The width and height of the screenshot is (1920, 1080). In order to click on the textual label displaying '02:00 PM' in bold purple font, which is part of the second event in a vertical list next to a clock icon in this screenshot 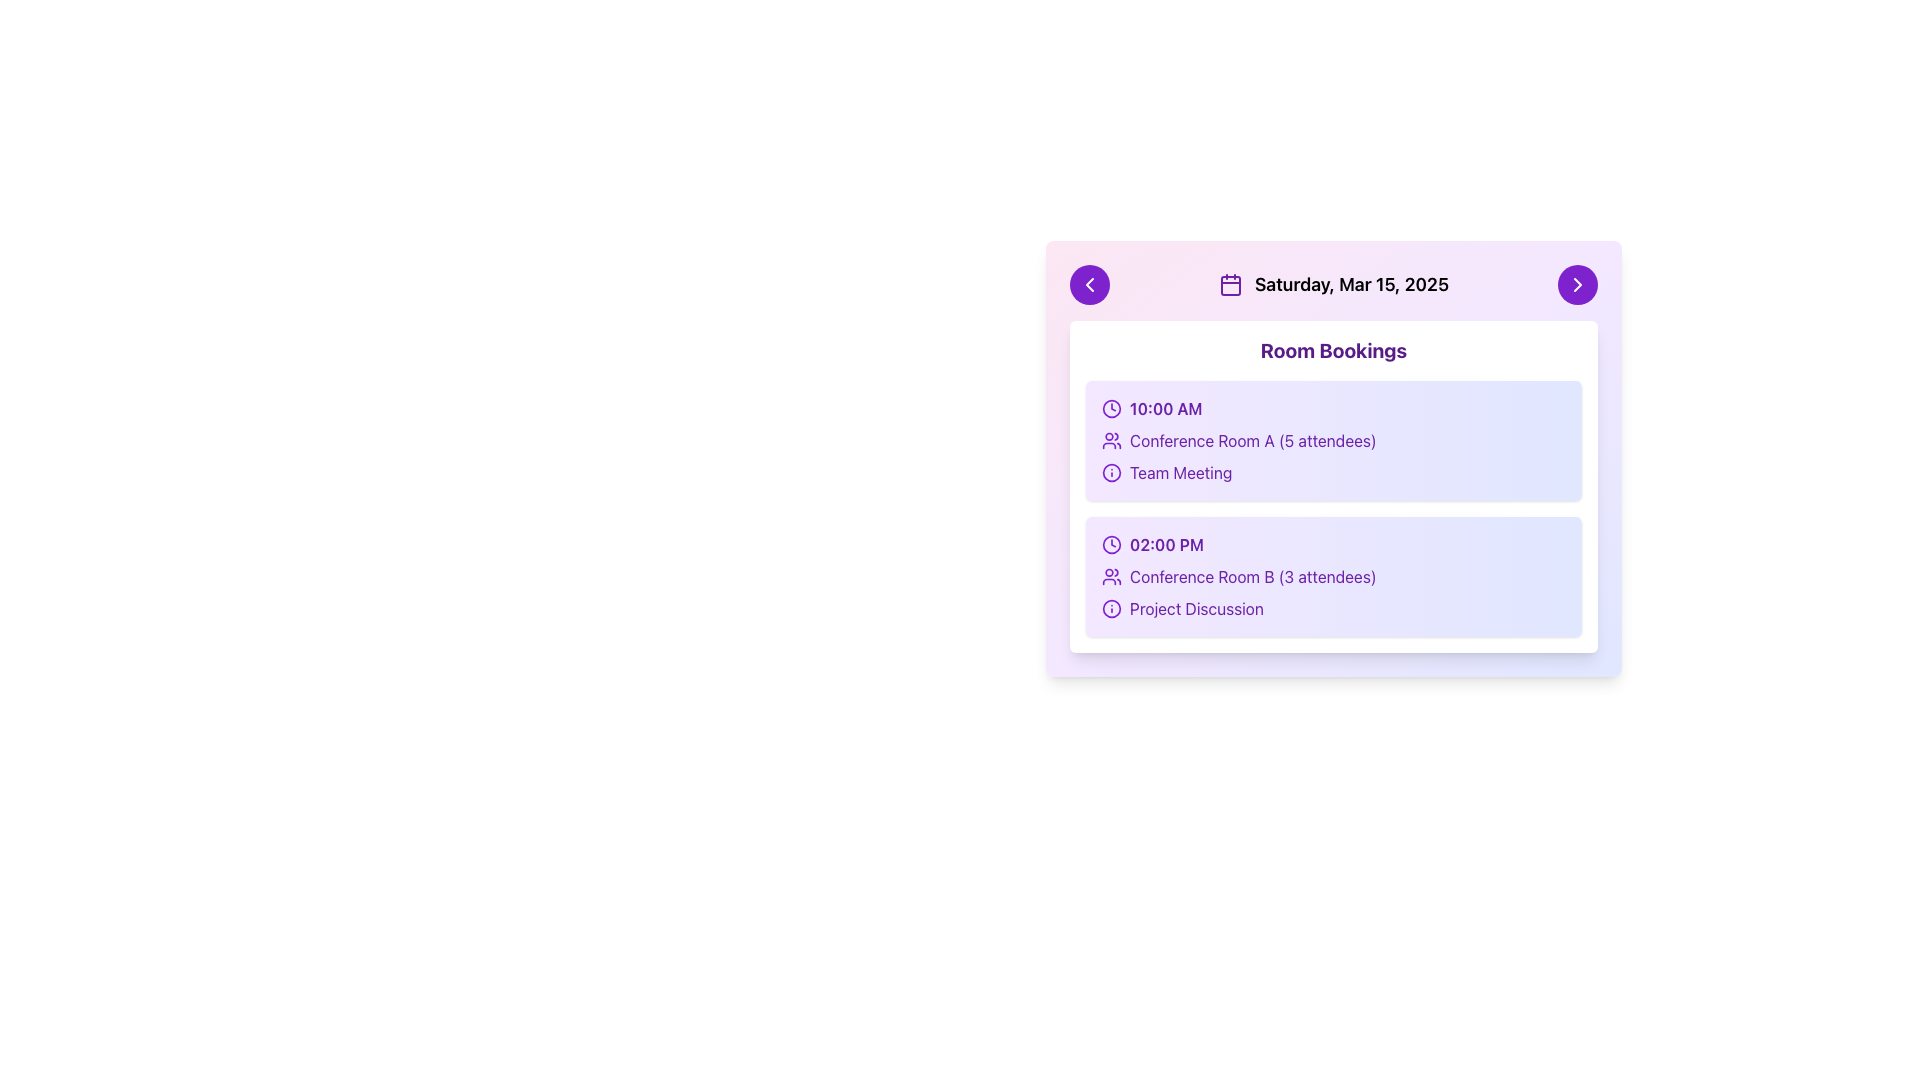, I will do `click(1166, 544)`.